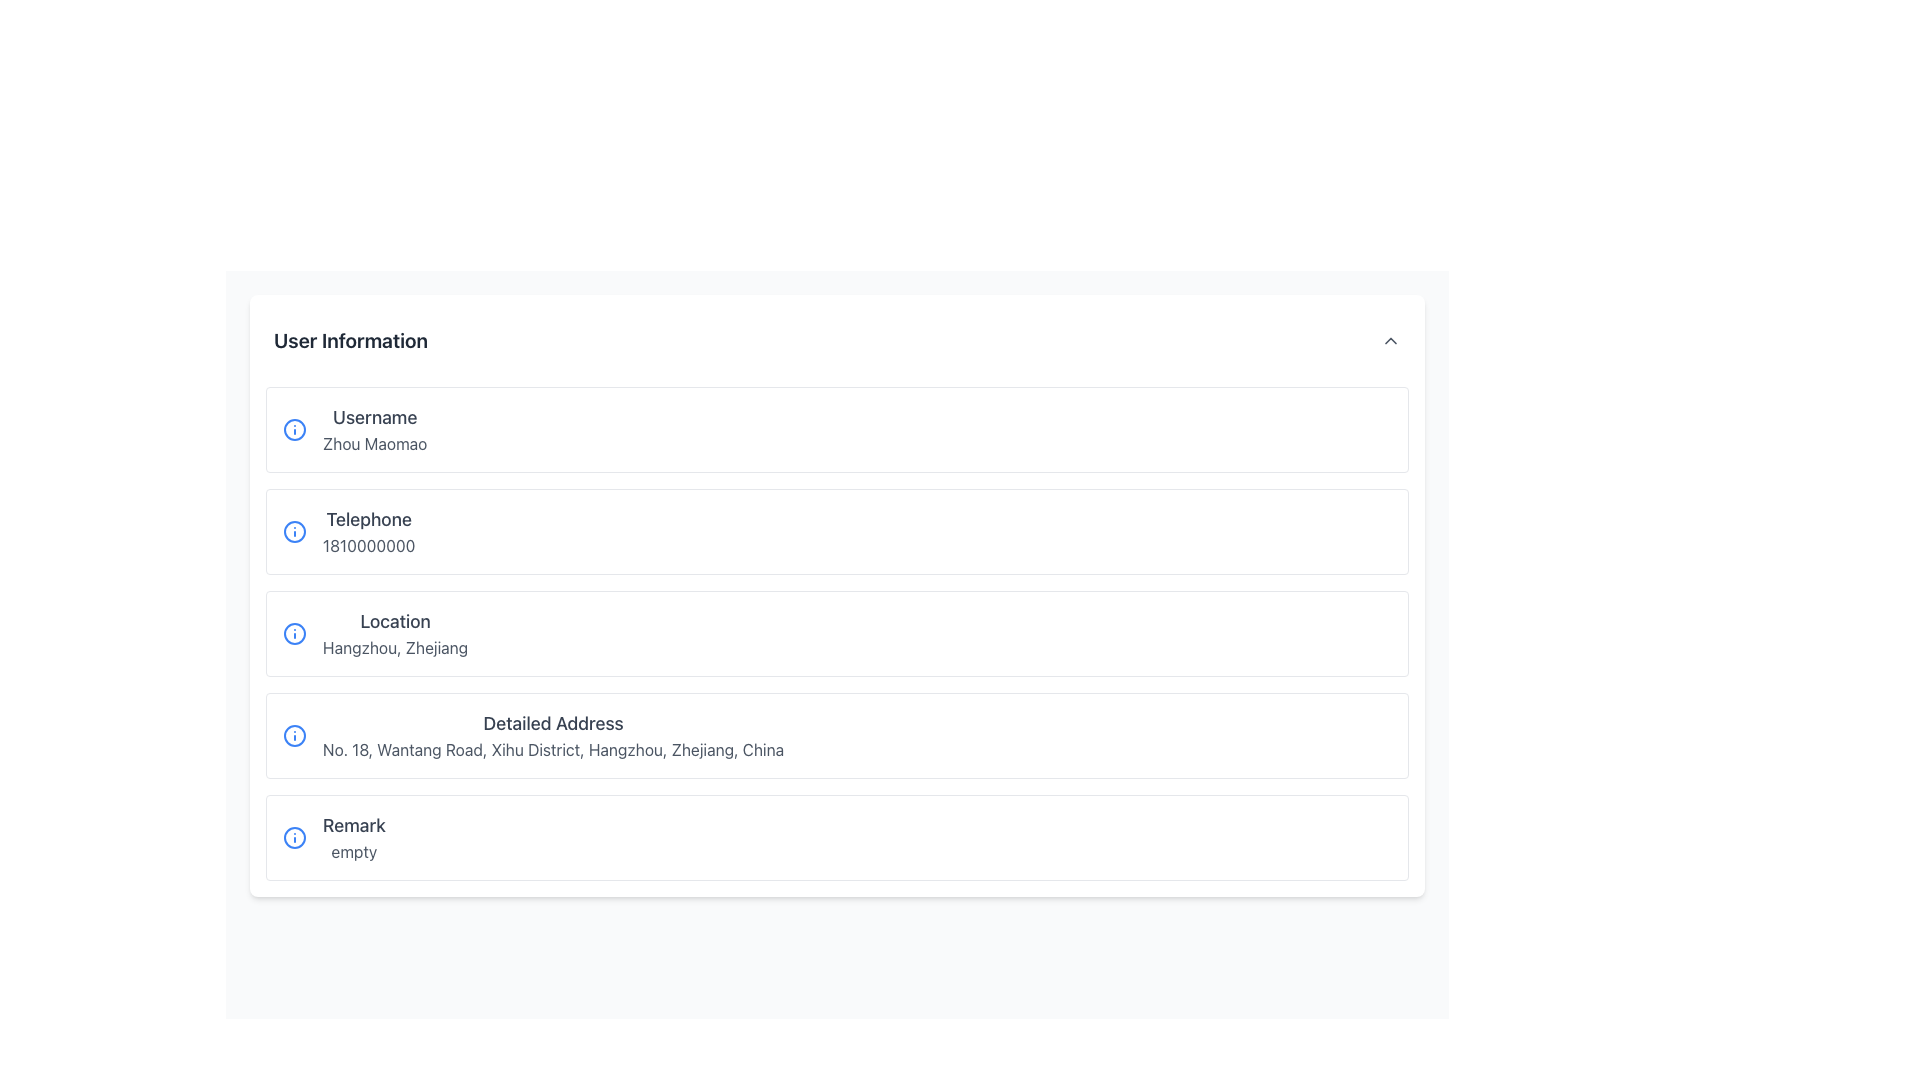 The image size is (1920, 1080). What do you see at coordinates (293, 837) in the screenshot?
I see `the blue stroked circular icon representing information, located to the left of the 'Remark' section in the 'User Information' card` at bounding box center [293, 837].